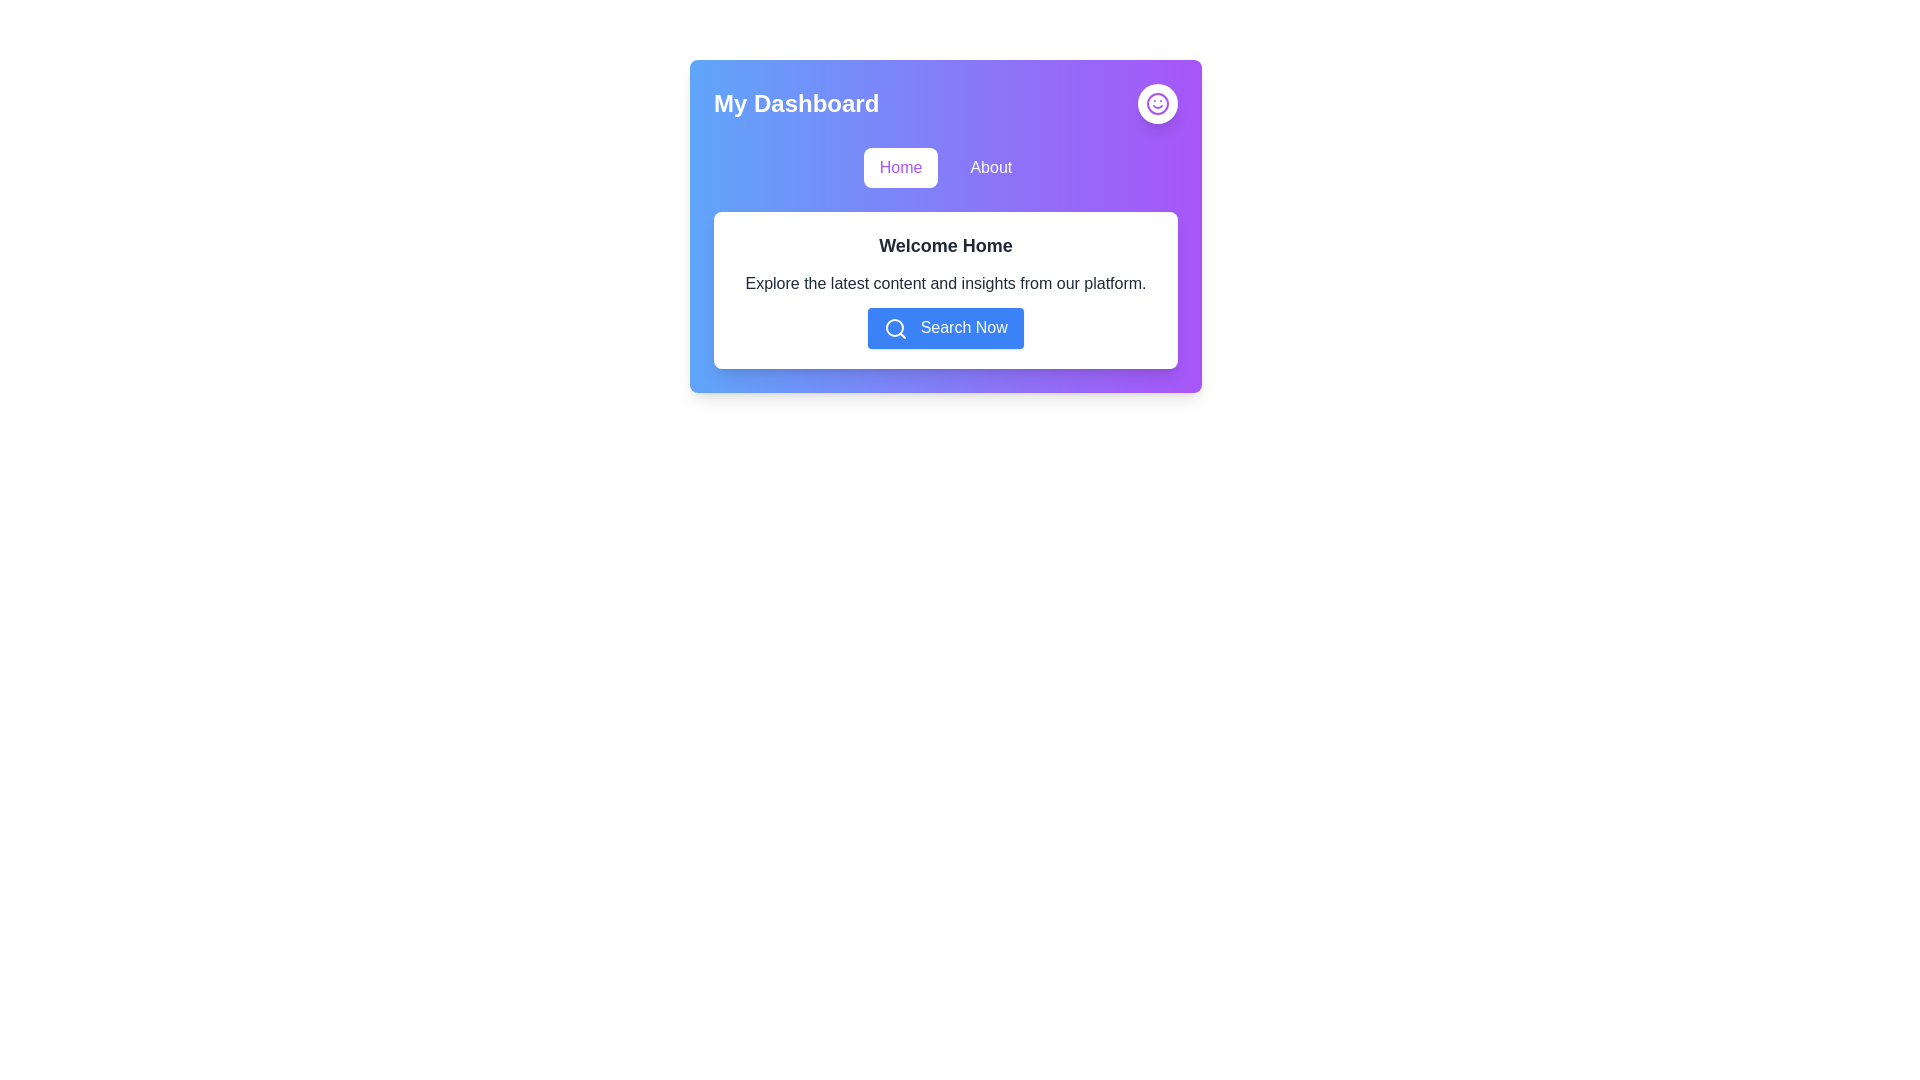 Image resolution: width=1920 pixels, height=1080 pixels. Describe the element at coordinates (894, 326) in the screenshot. I see `the search button that contains the circular graphic shape, which is located on the left side of the 'Search Now' button` at that location.